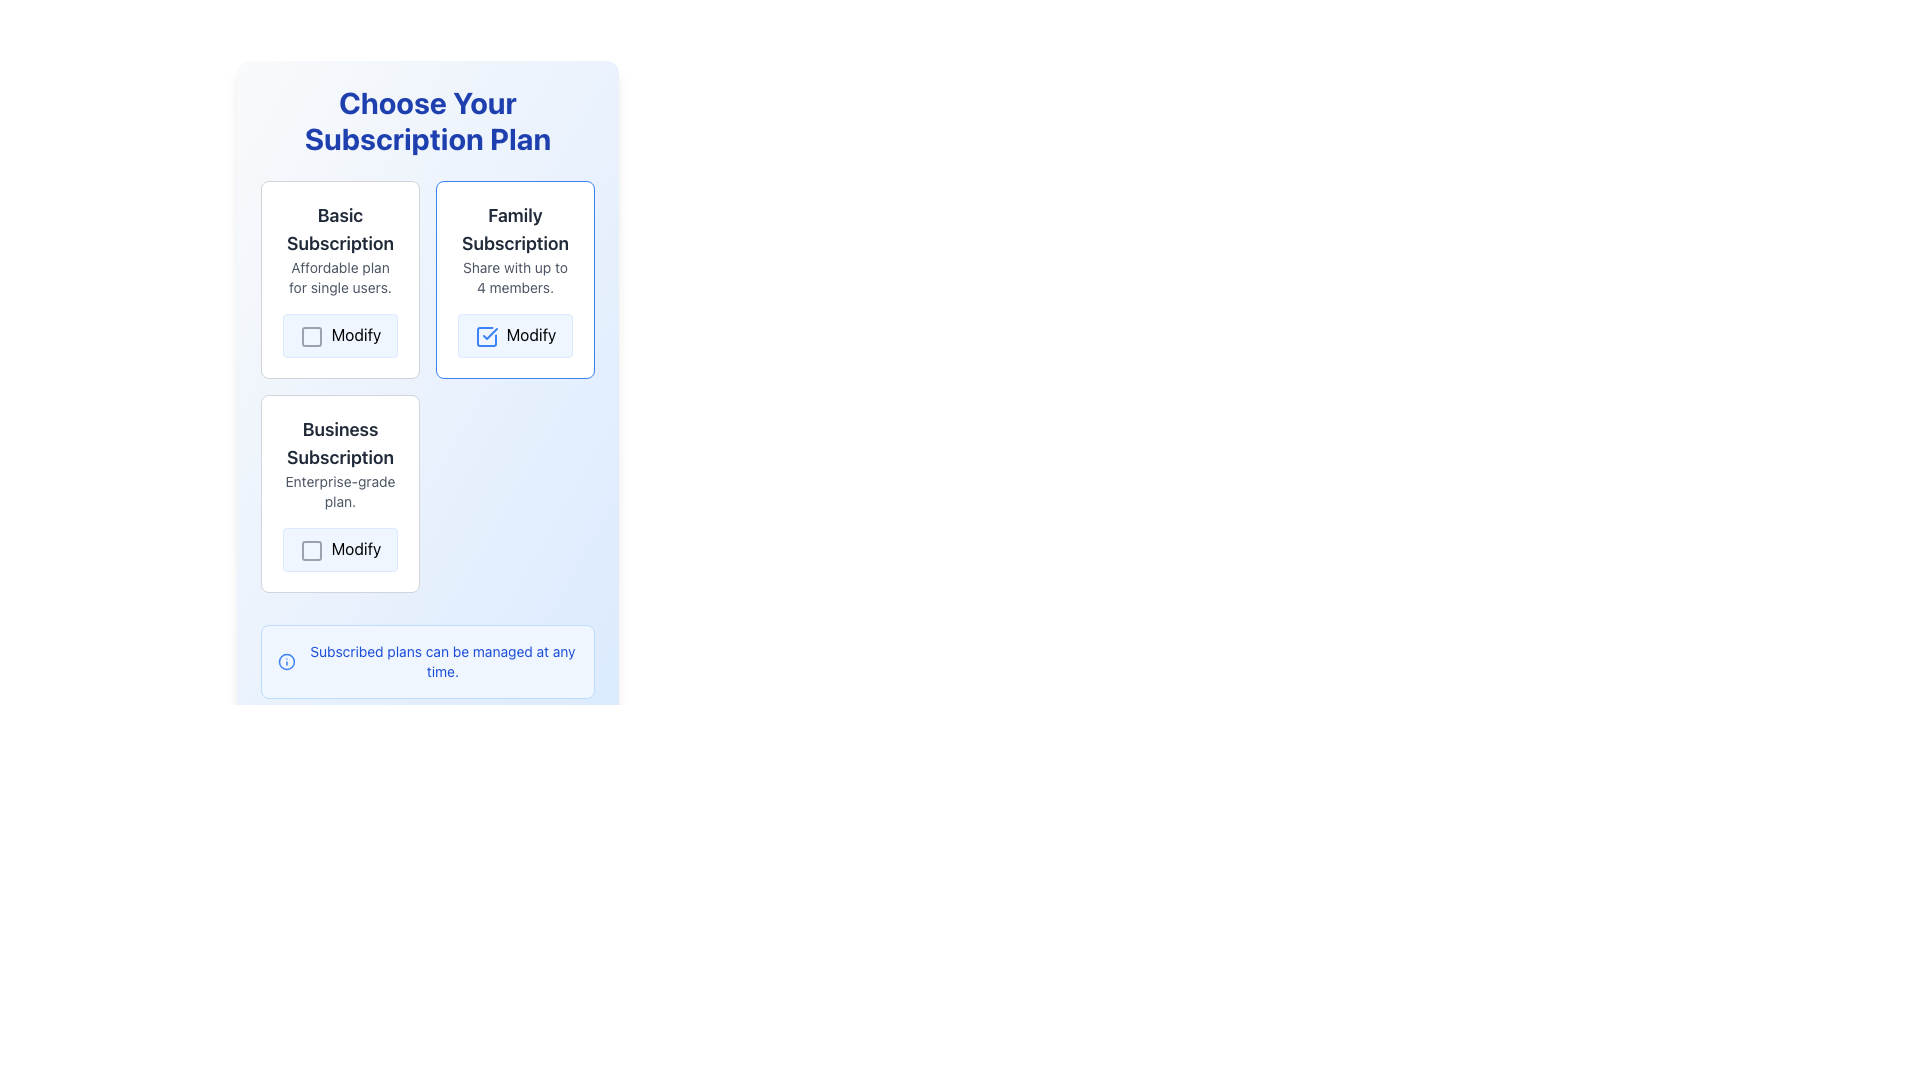 This screenshot has width=1920, height=1080. What do you see at coordinates (340, 493) in the screenshot?
I see `the 'Modify' button on the 'Business Subscription' card located in the bottom-left of the subscription options grid` at bounding box center [340, 493].